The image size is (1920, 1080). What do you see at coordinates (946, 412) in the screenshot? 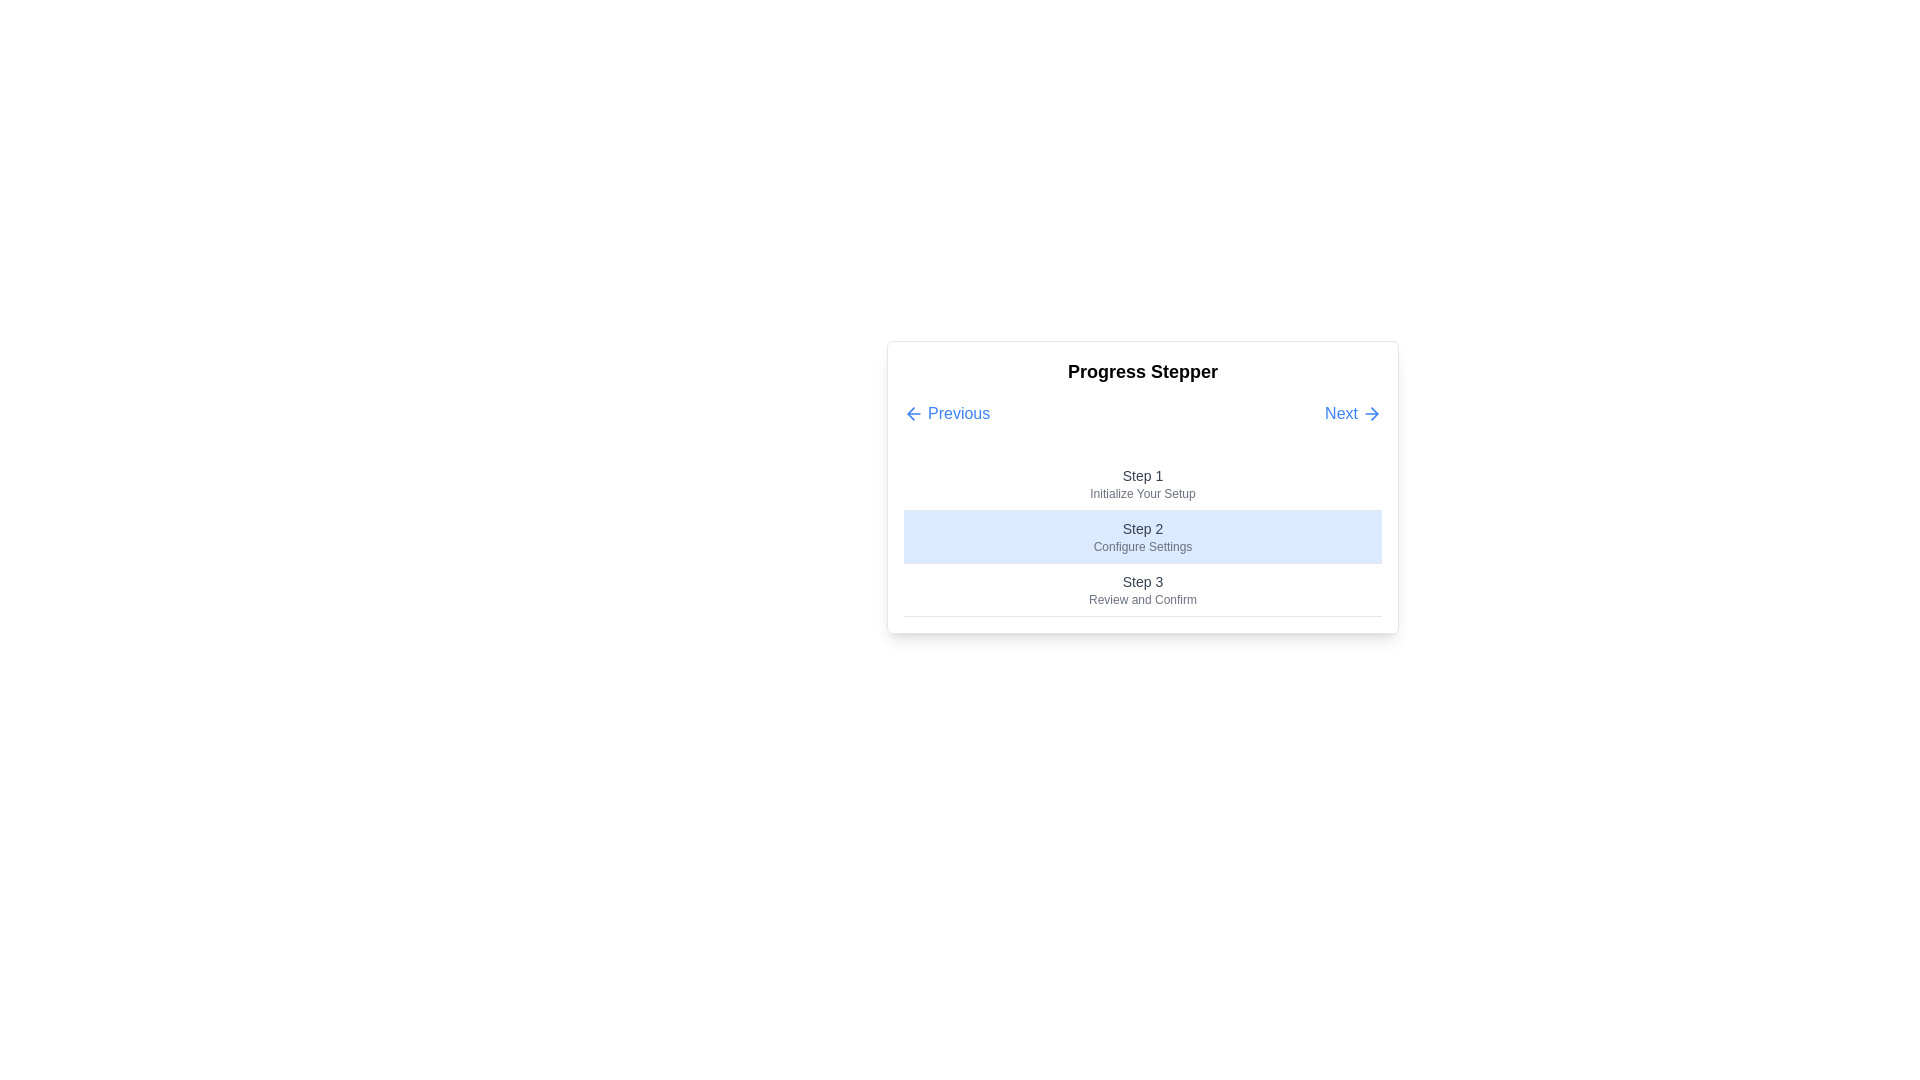
I see `the 'Back' button located on the left side of the title section, adjacent to the 'Next' button` at bounding box center [946, 412].